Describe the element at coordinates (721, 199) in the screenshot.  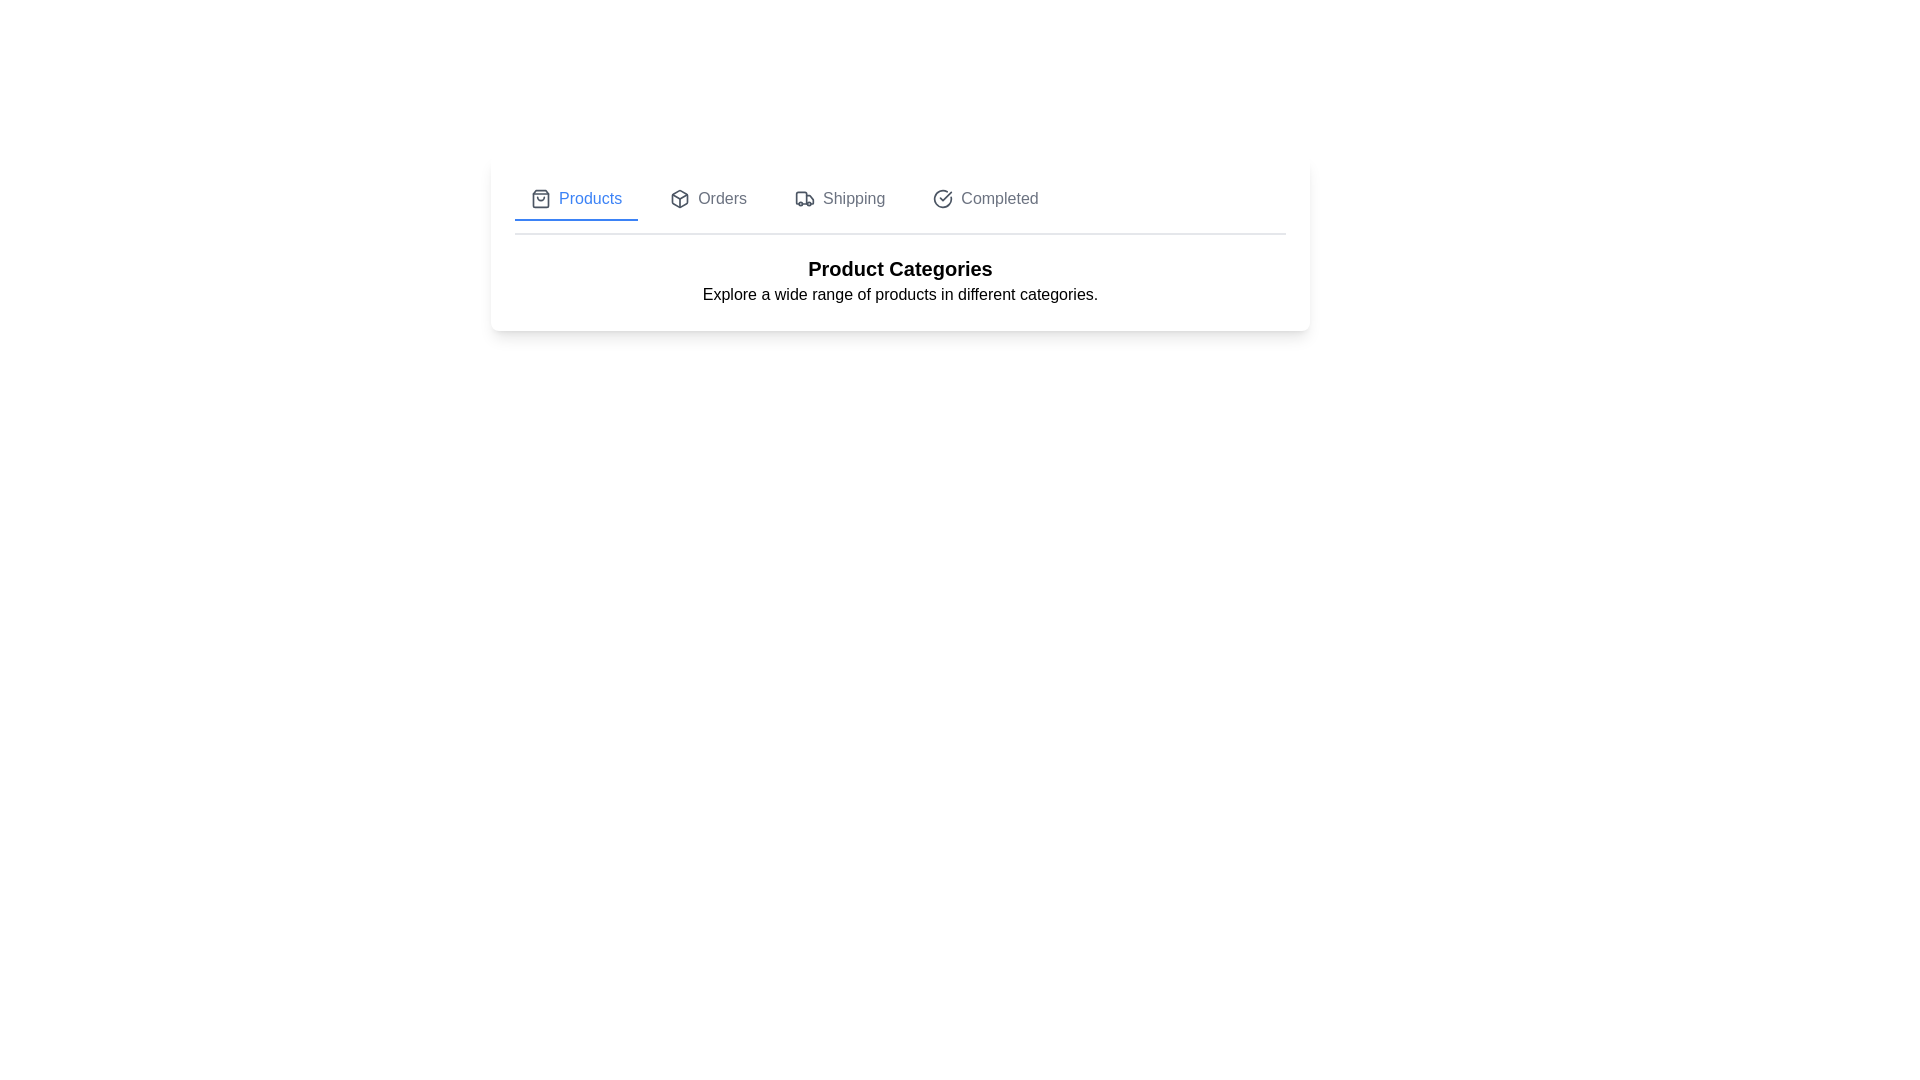
I see `the 'Orders' text label in the navigation menu, which is the second item from the left and is styled in gray font` at that location.